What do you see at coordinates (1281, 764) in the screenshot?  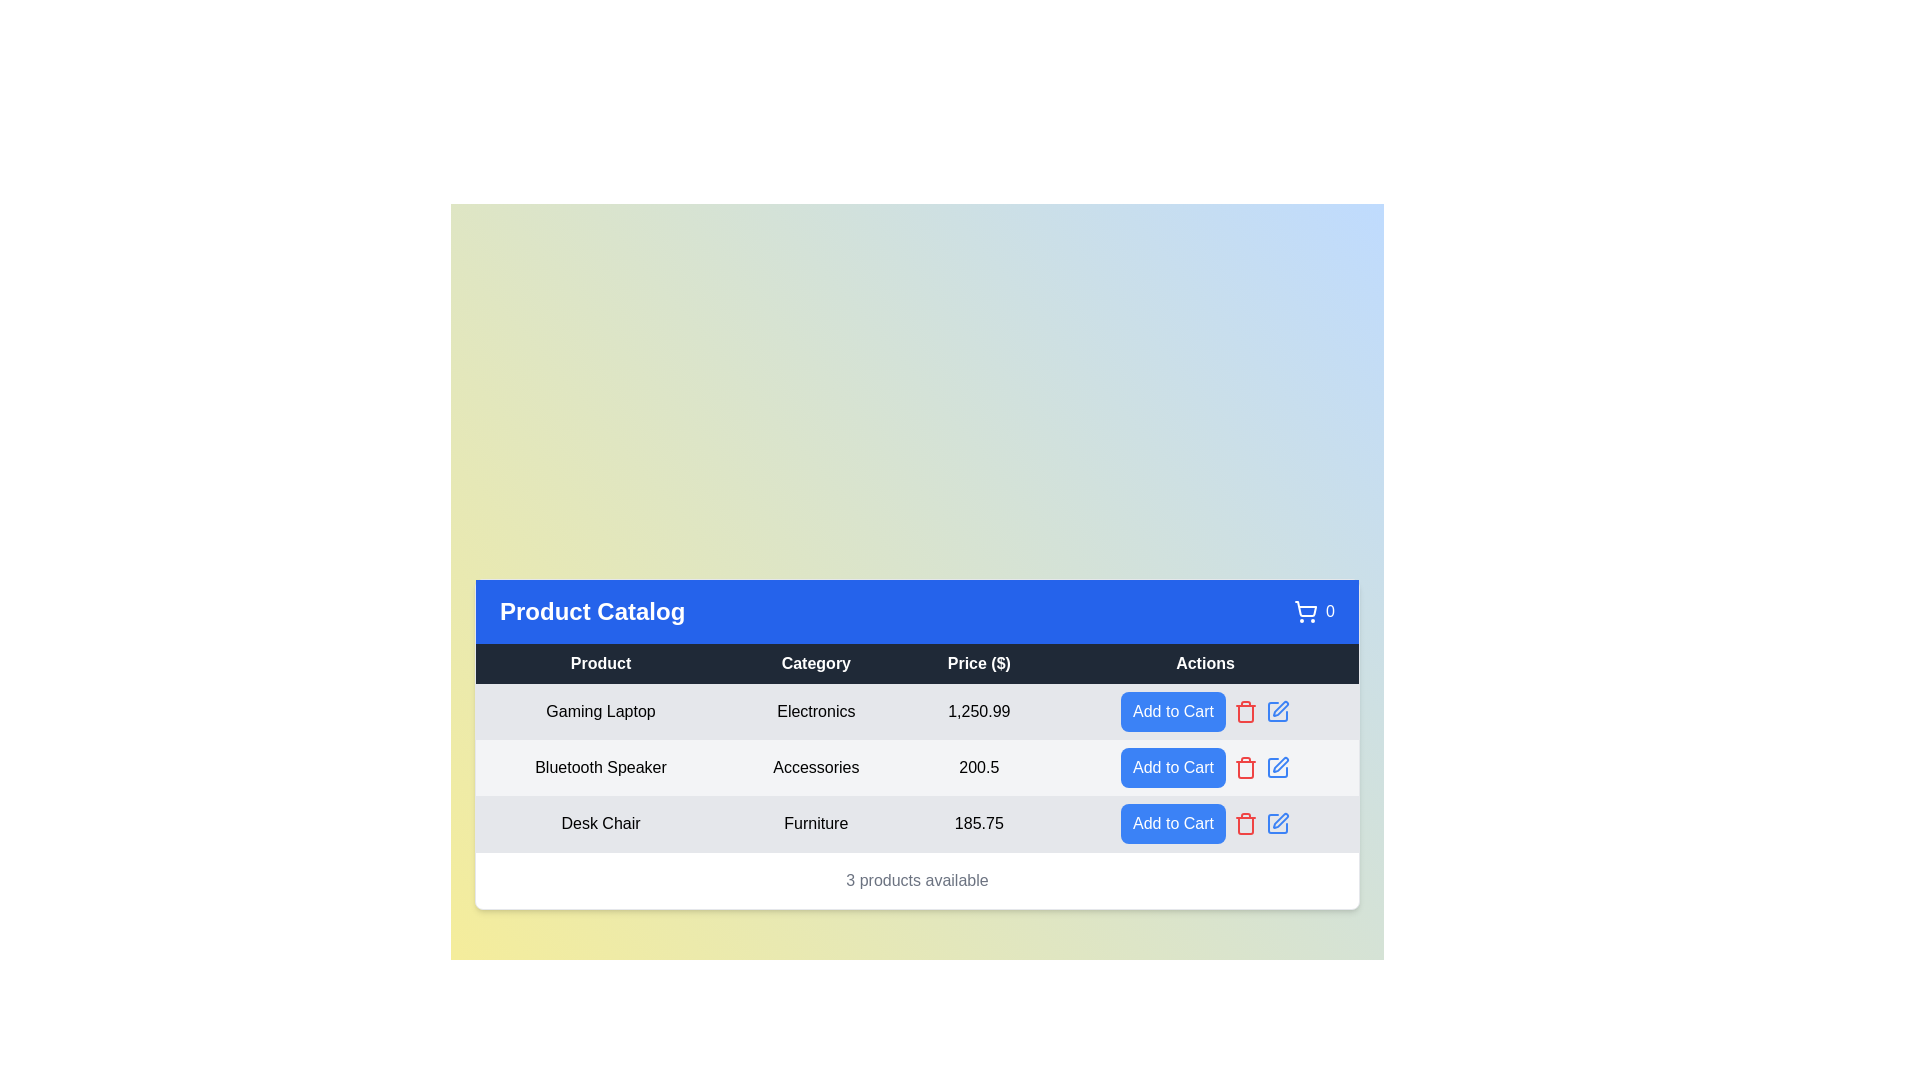 I see `the 'Edit' icon located in the 'Actions' column of the third row in the product table` at bounding box center [1281, 764].